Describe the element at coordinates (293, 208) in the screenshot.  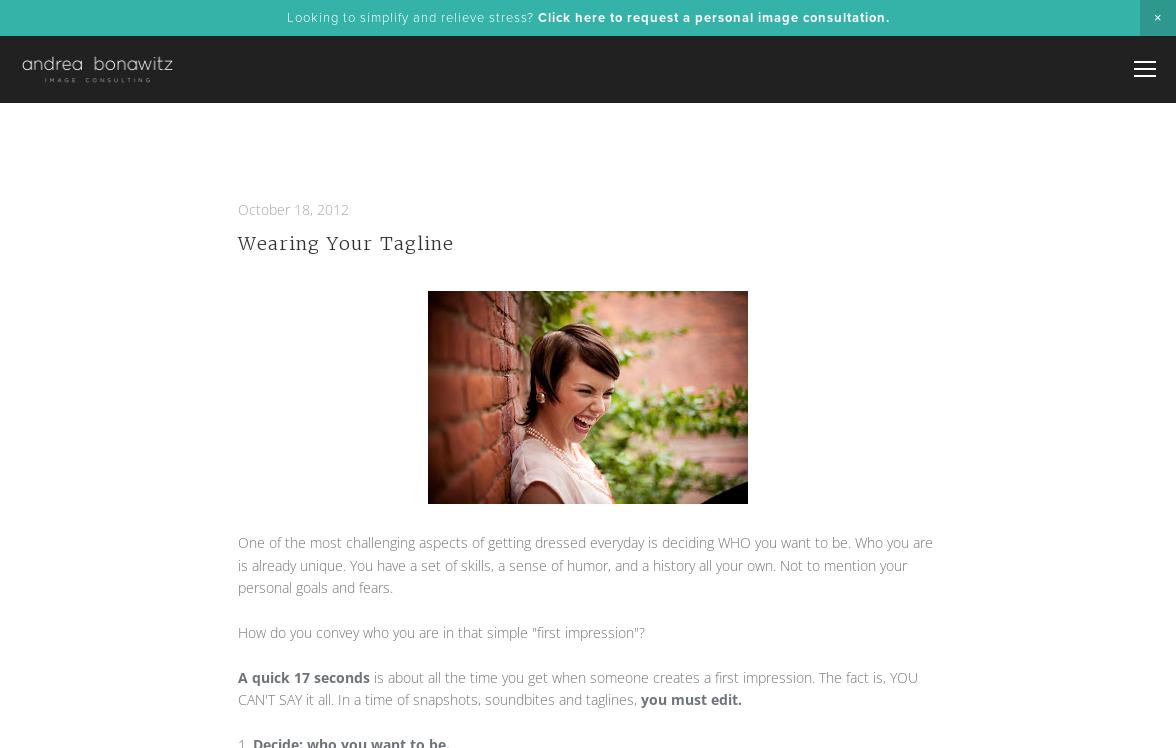
I see `'October 18, 2012'` at that location.